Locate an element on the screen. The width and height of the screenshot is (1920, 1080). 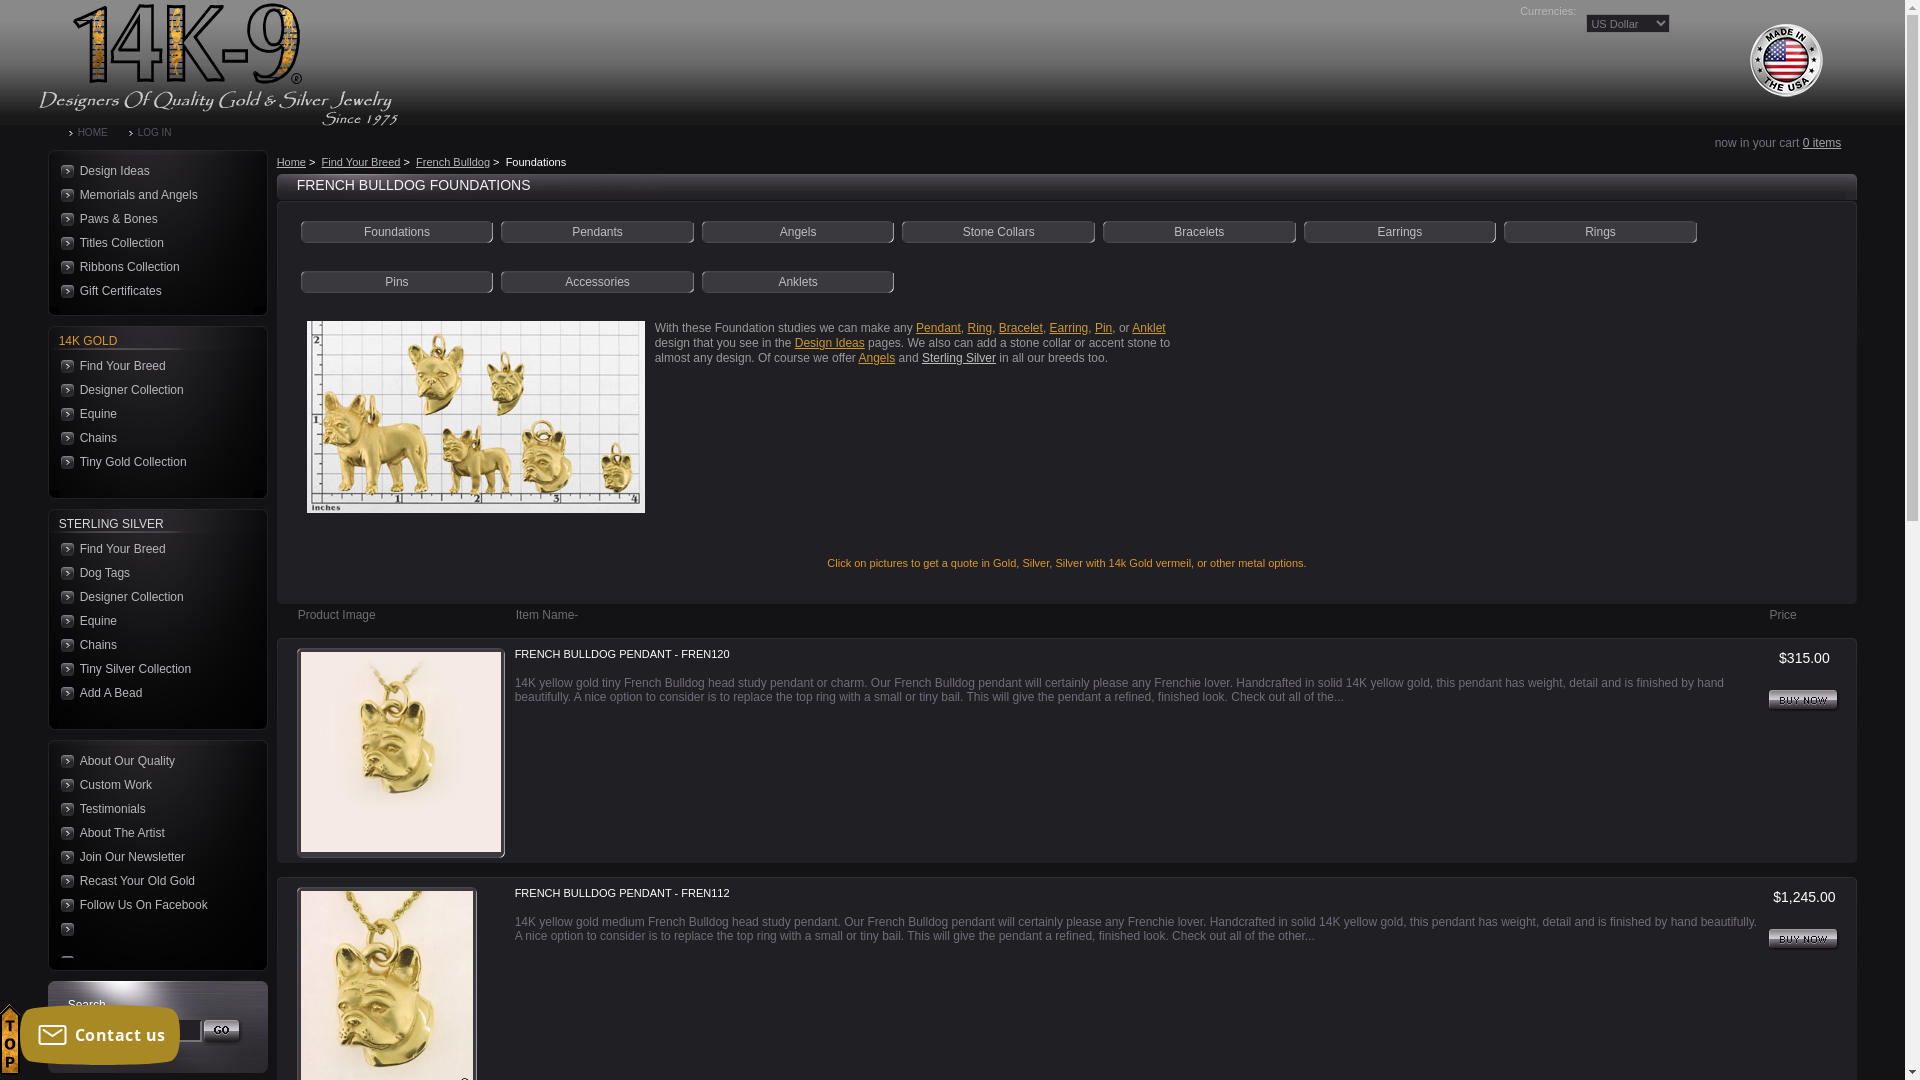
'Pins' is located at coordinates (396, 281).